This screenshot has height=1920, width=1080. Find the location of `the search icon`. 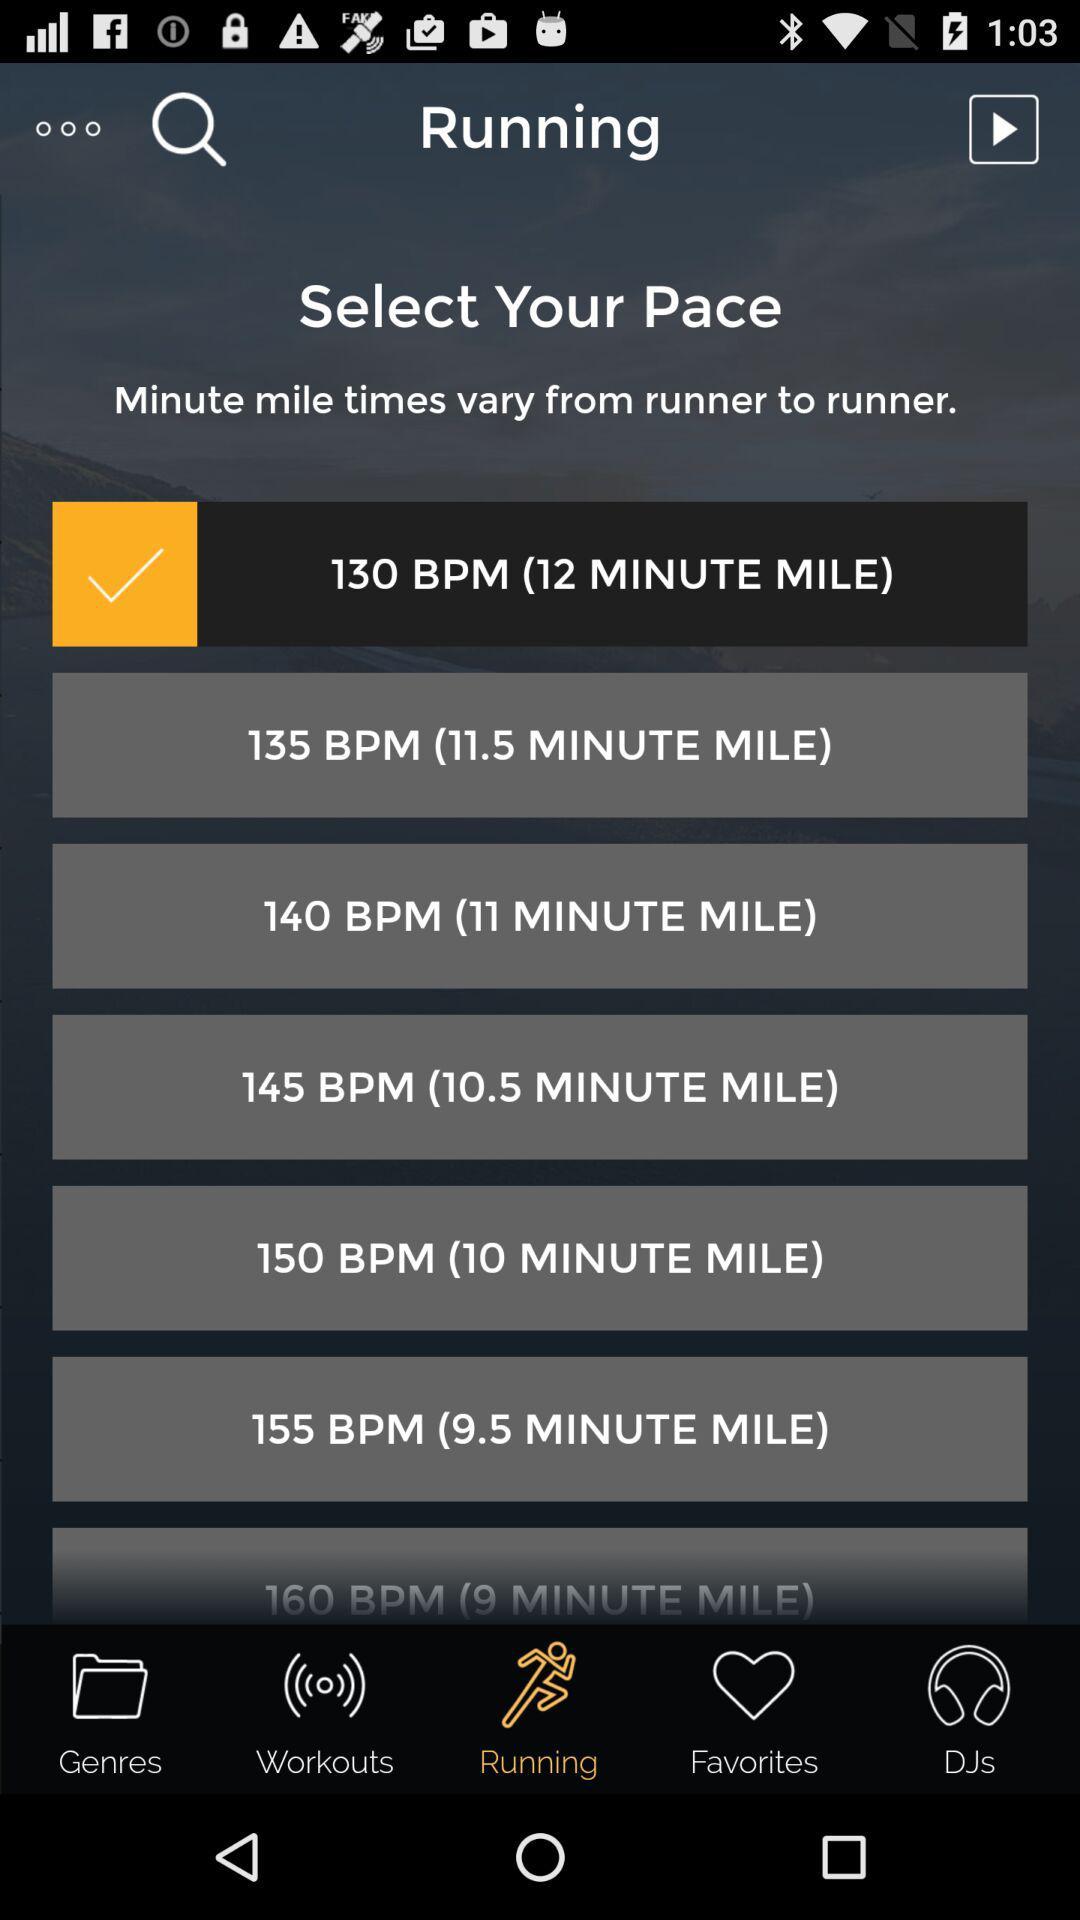

the search icon is located at coordinates (188, 136).